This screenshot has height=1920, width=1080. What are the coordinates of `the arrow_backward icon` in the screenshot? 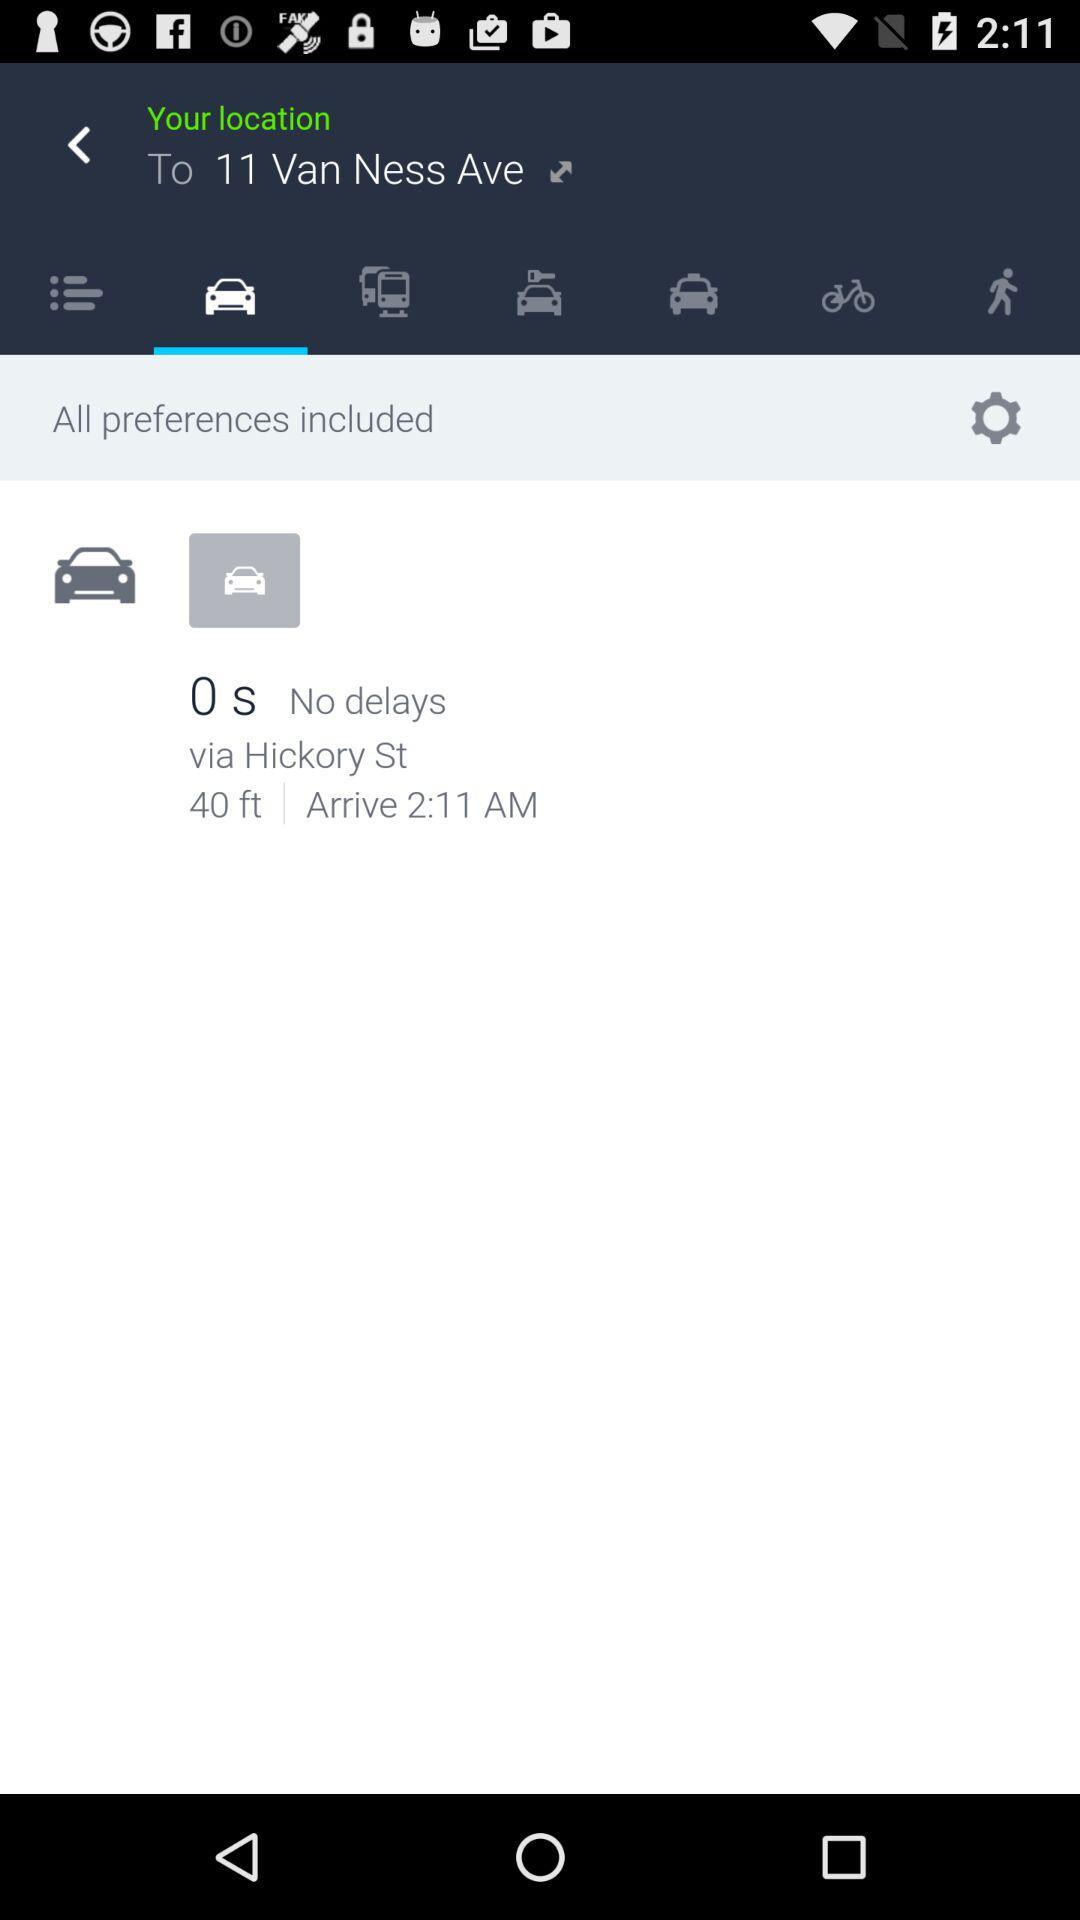 It's located at (77, 155).